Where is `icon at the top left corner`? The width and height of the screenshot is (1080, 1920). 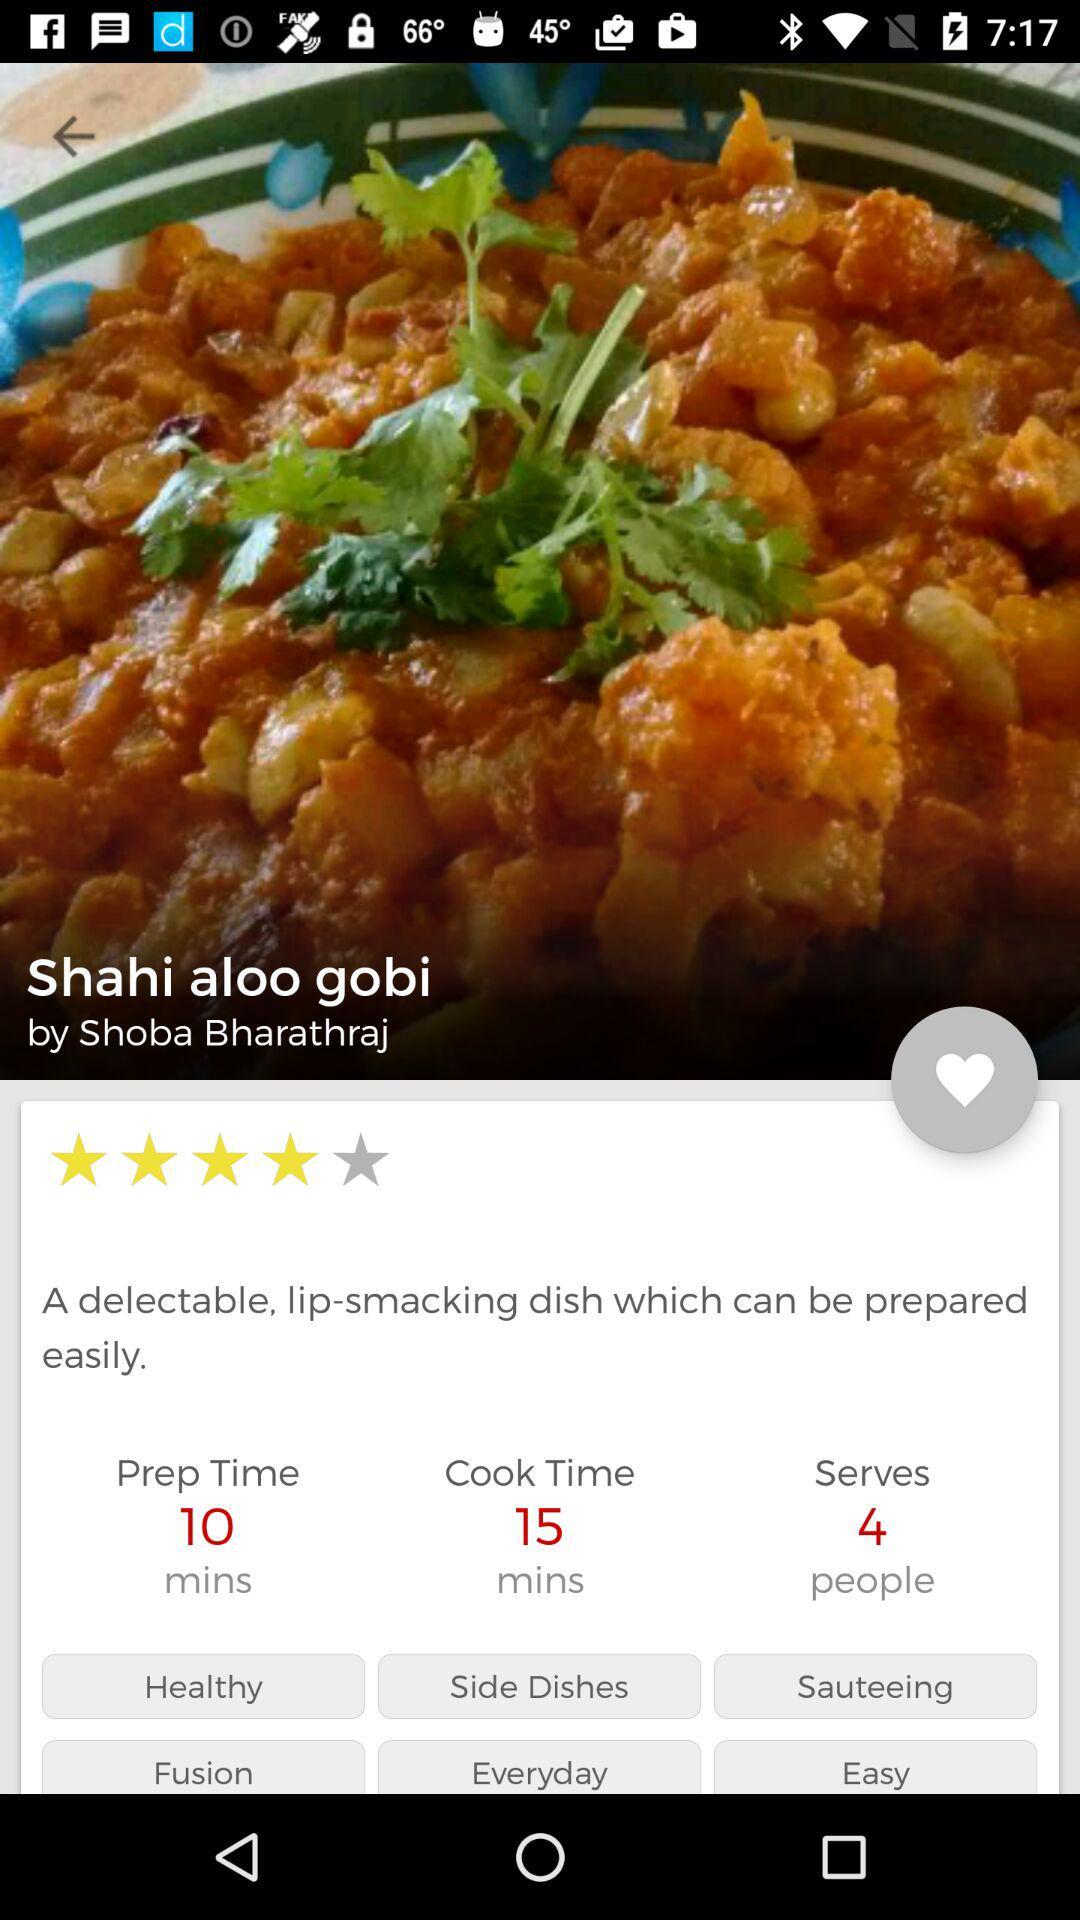
icon at the top left corner is located at coordinates (72, 135).